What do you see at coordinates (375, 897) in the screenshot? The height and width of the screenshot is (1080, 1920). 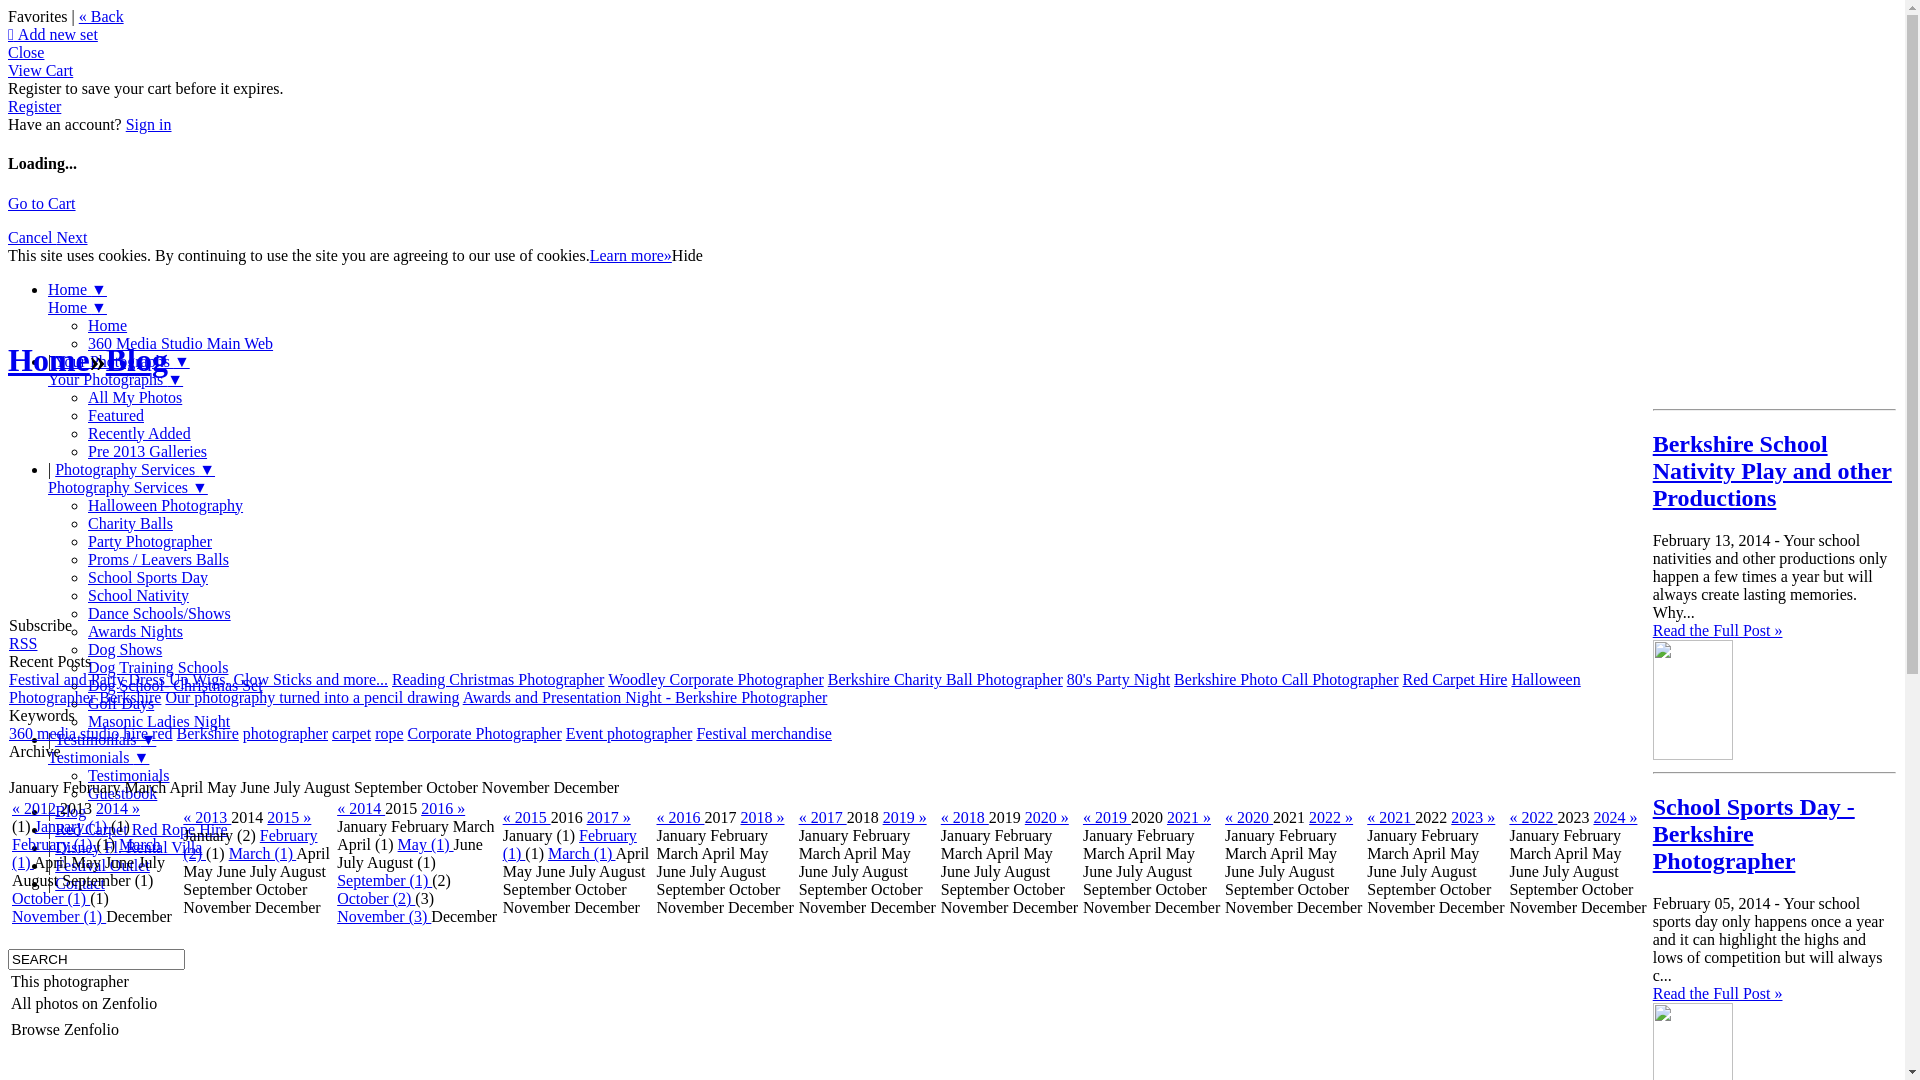 I see `'October (2)'` at bounding box center [375, 897].